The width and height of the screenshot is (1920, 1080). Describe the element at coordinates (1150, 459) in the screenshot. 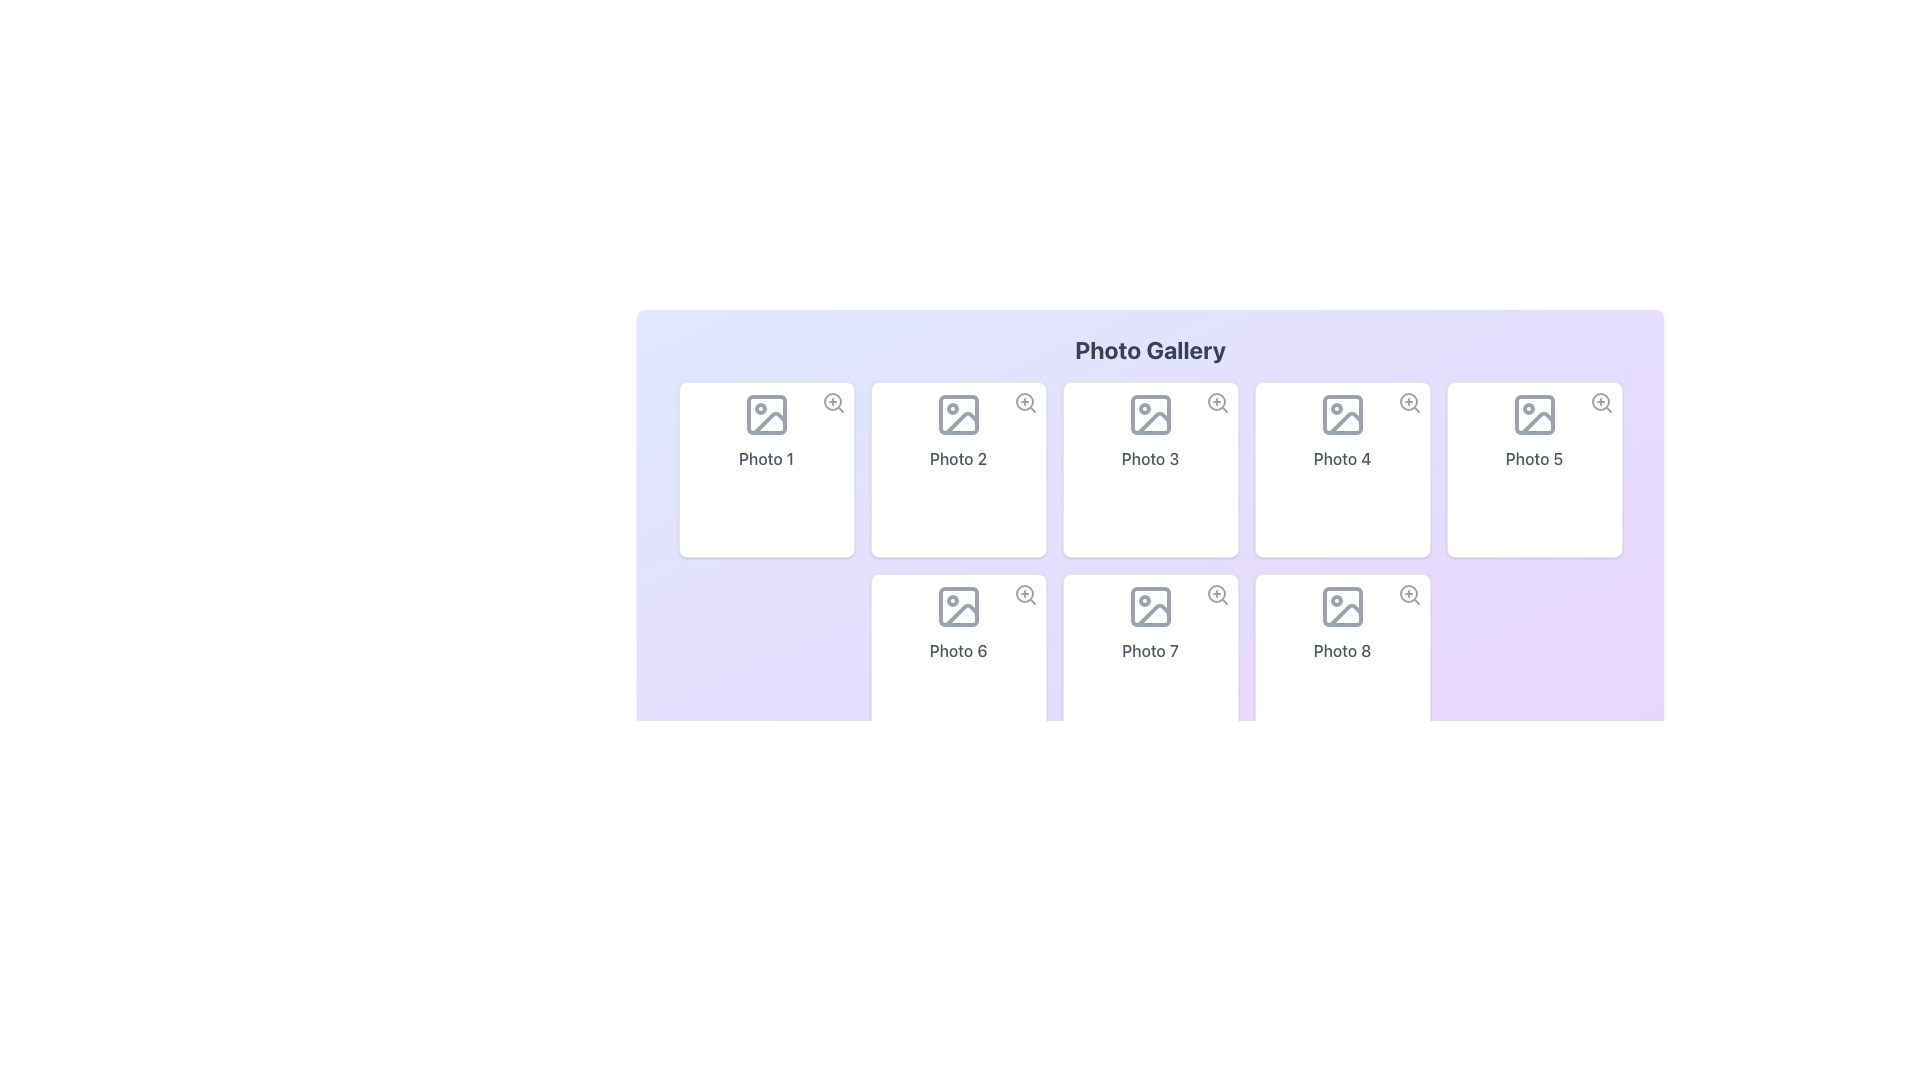

I see `the text label below the icon in the third card of the top row within the photo gallery grid, which helps users identify the associated image` at that location.